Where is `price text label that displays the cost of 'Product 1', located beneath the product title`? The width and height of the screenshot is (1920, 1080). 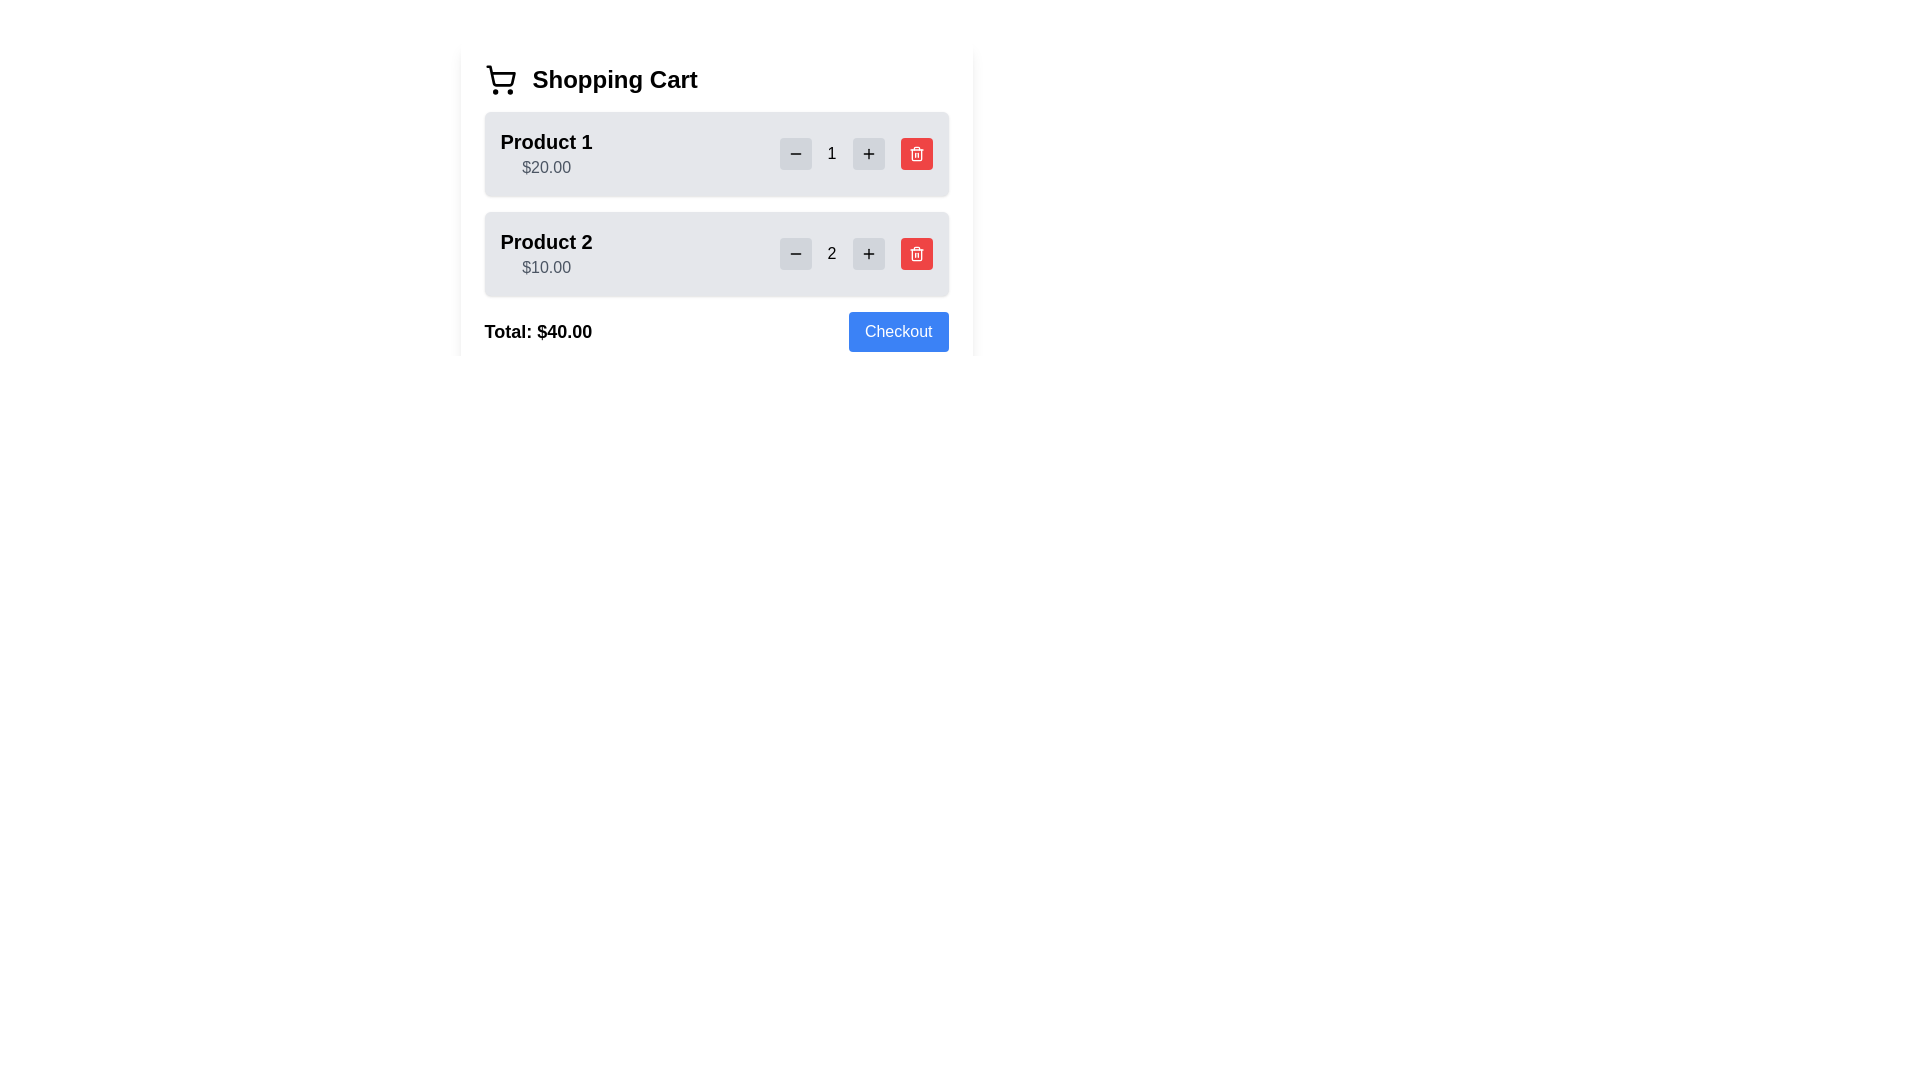 price text label that displays the cost of 'Product 1', located beneath the product title is located at coordinates (546, 166).